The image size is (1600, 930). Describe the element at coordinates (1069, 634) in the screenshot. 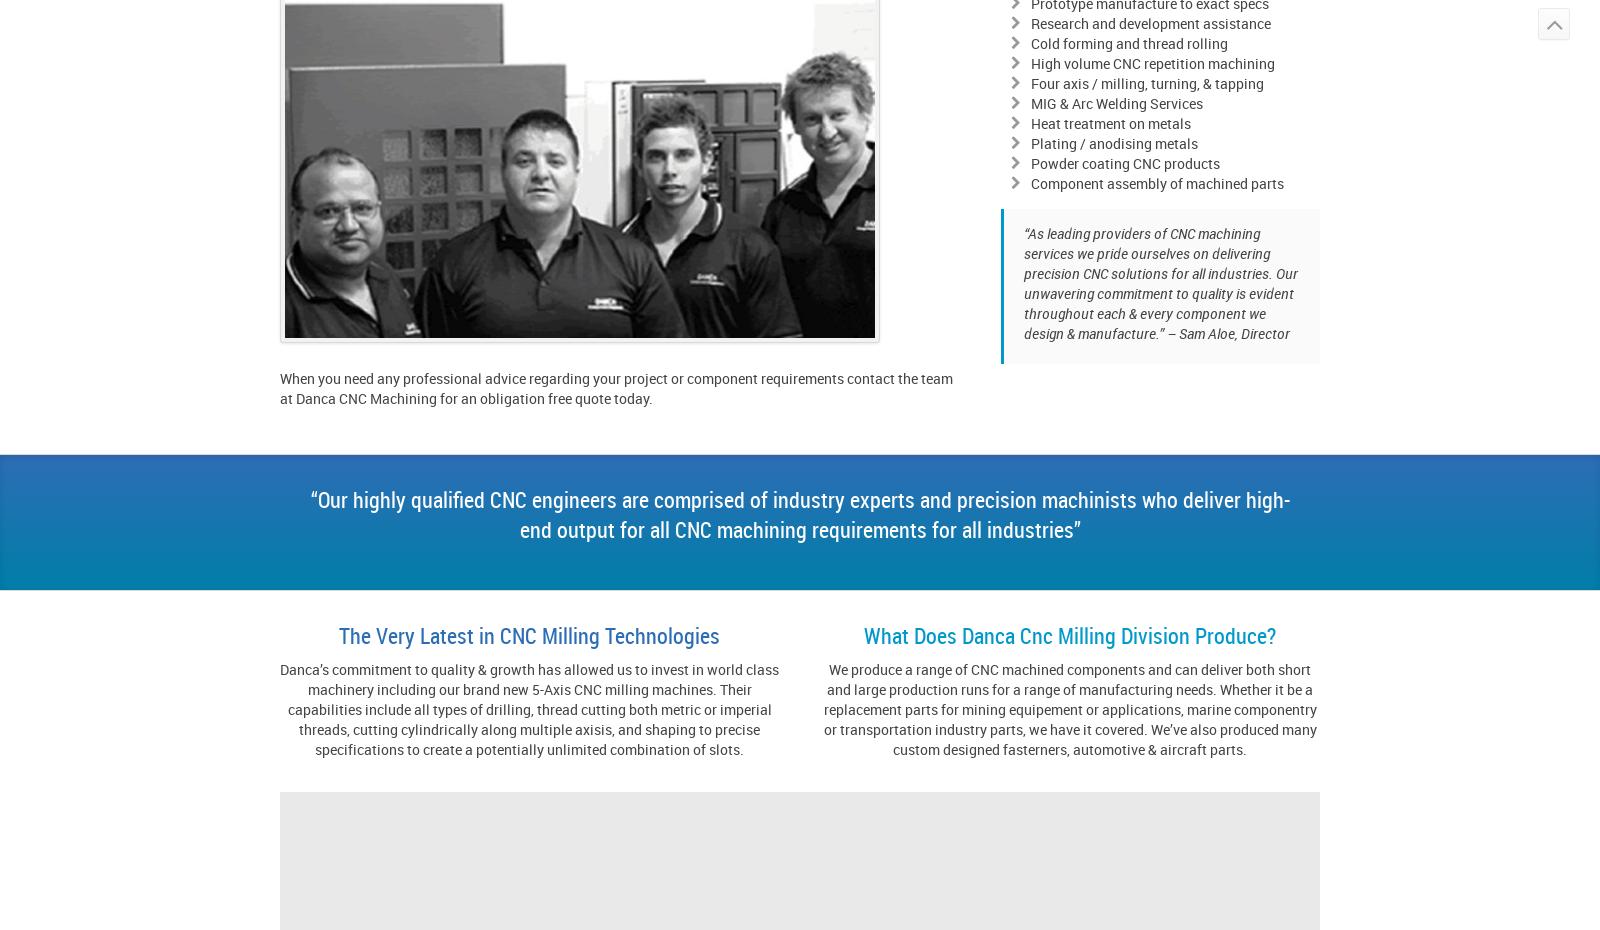

I see `'What Does Danca Cnc Milling Division Produce?'` at that location.